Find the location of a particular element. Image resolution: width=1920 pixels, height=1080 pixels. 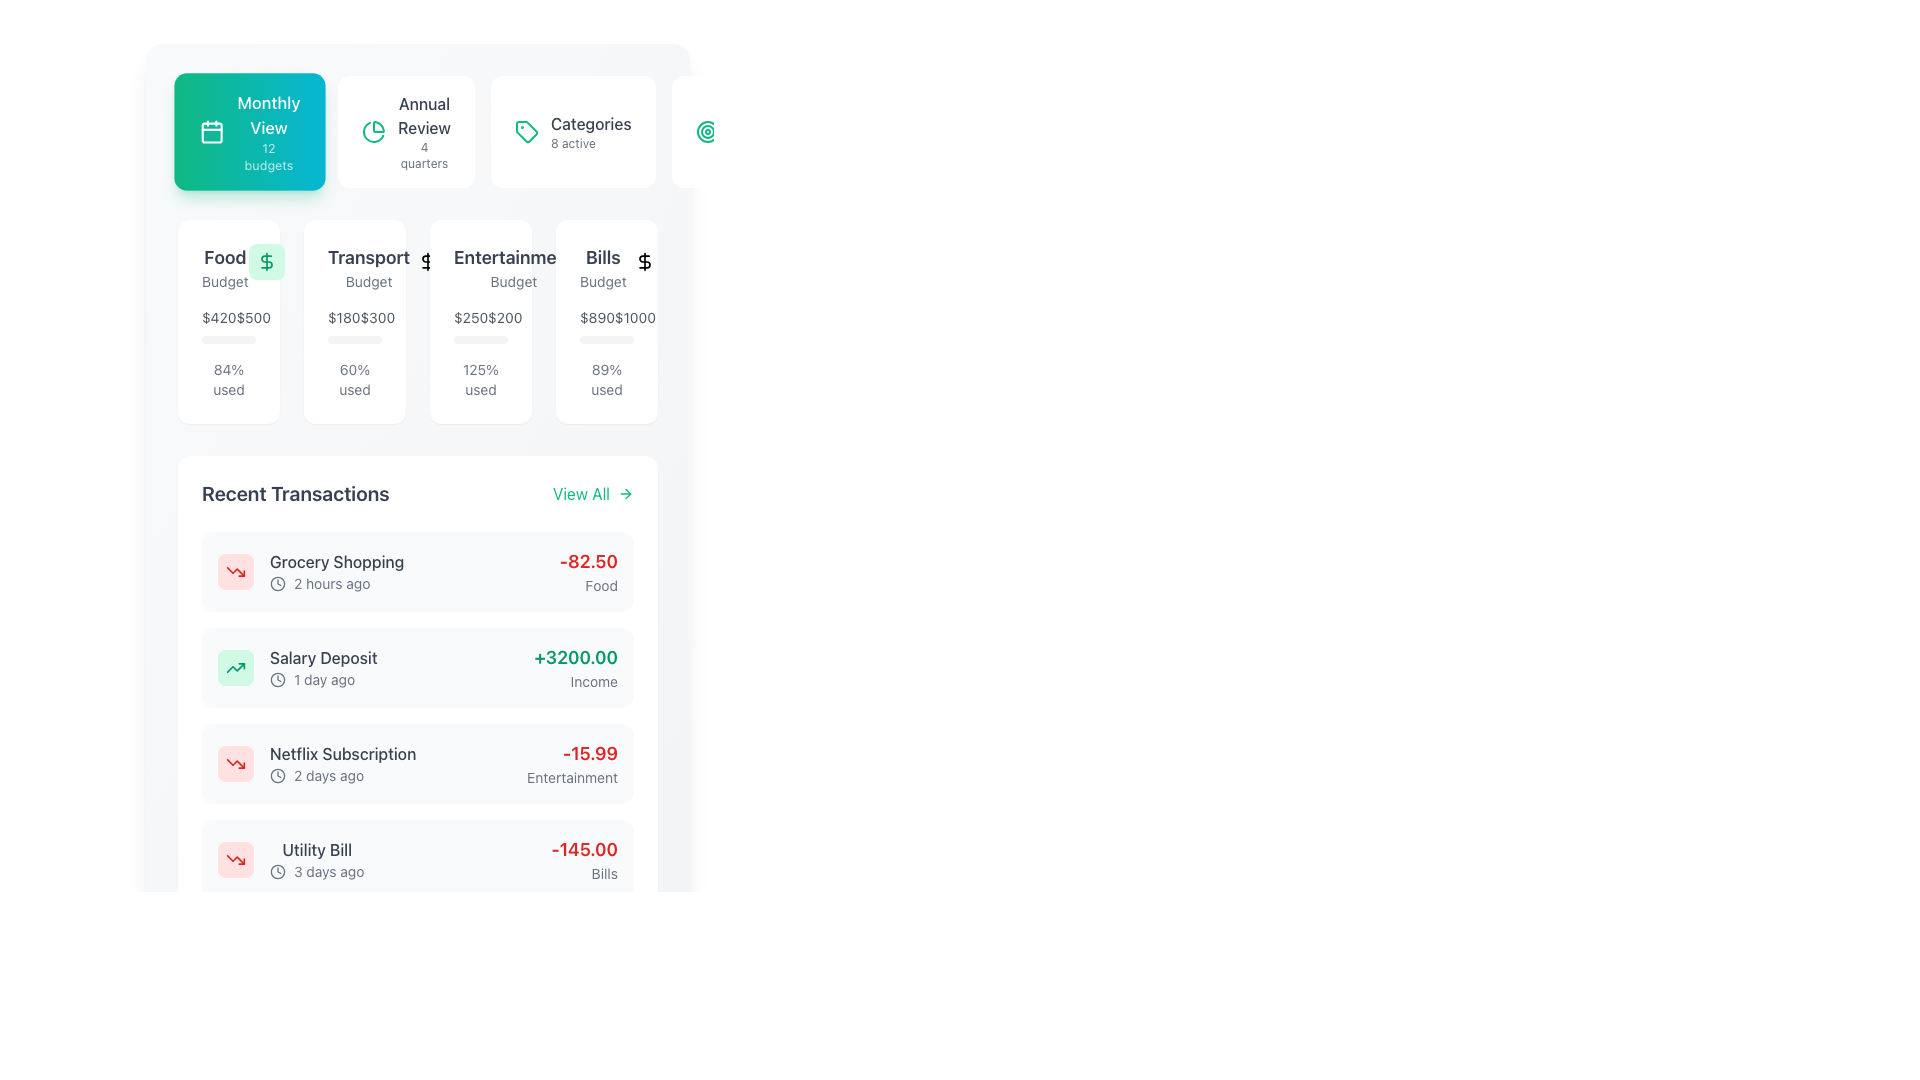

text of the 'Netflix Subscription' entry in the 'Recent Transactions' section, which includes a clock icon and is formatted with bold gray text and smaller lighter gray text is located at coordinates (343, 763).